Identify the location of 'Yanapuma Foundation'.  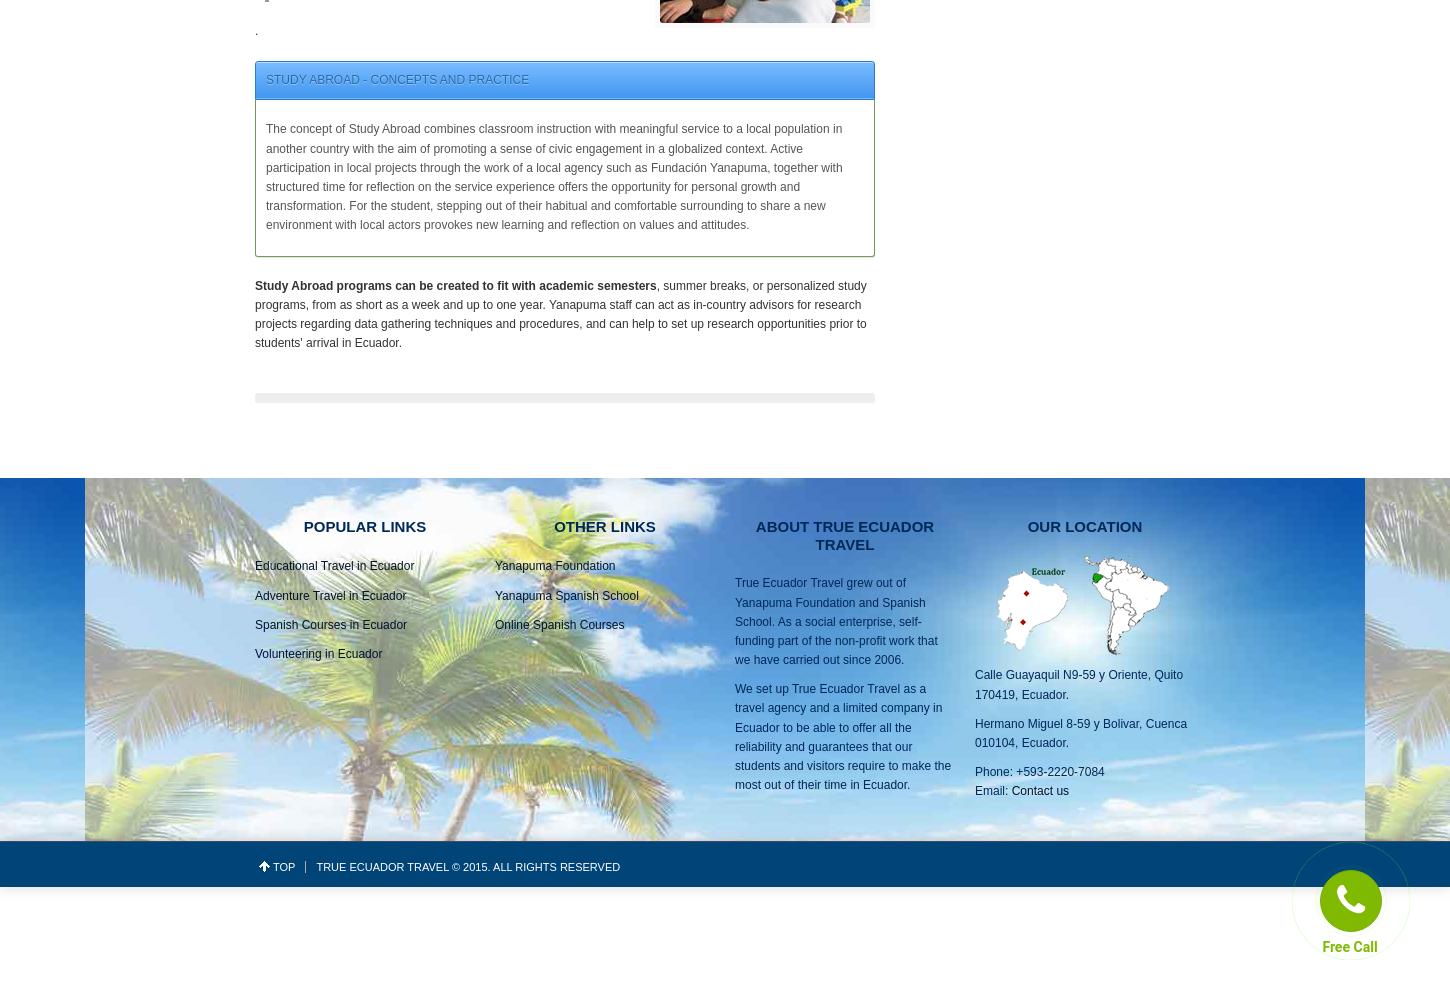
(555, 565).